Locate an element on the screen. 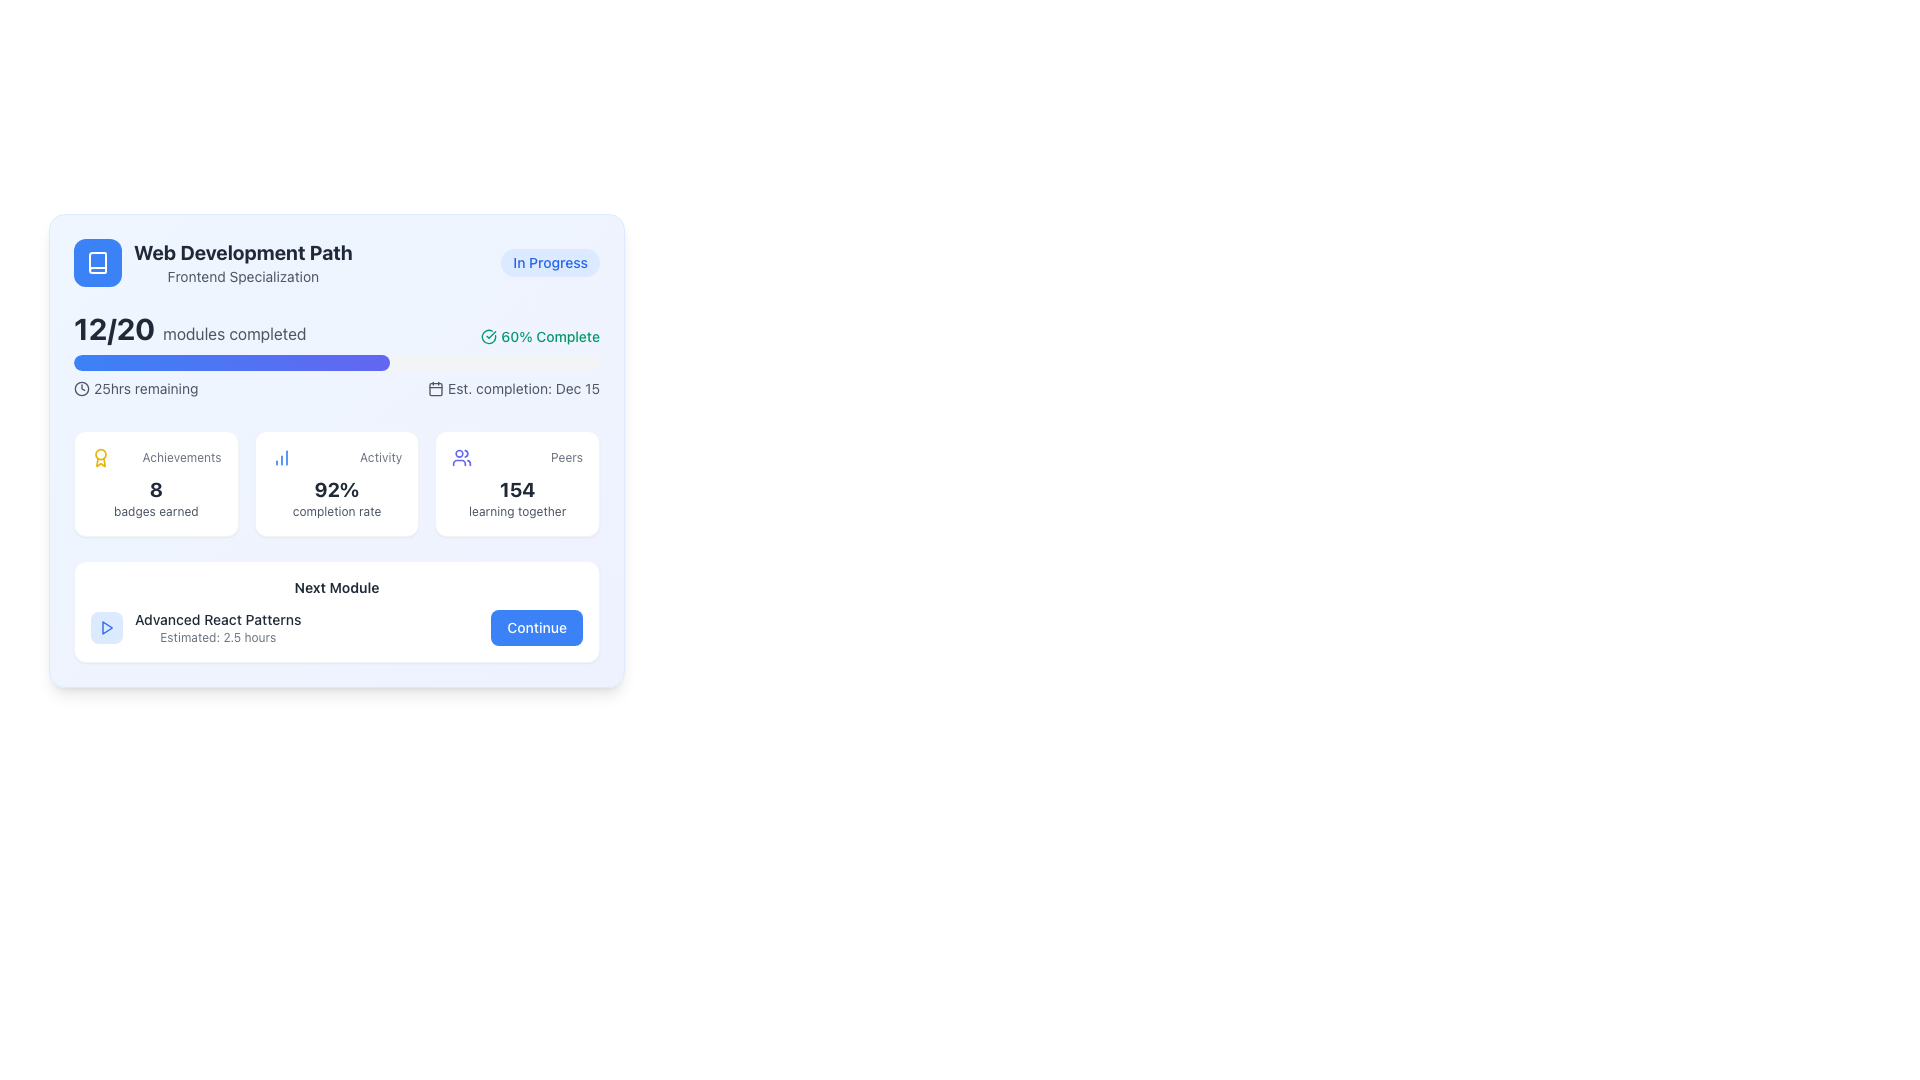 The width and height of the screenshot is (1920, 1080). the play or forward button icon located at the bottom right of the UI, which is associated with advancing or proceeding in the process is located at coordinates (106, 627).